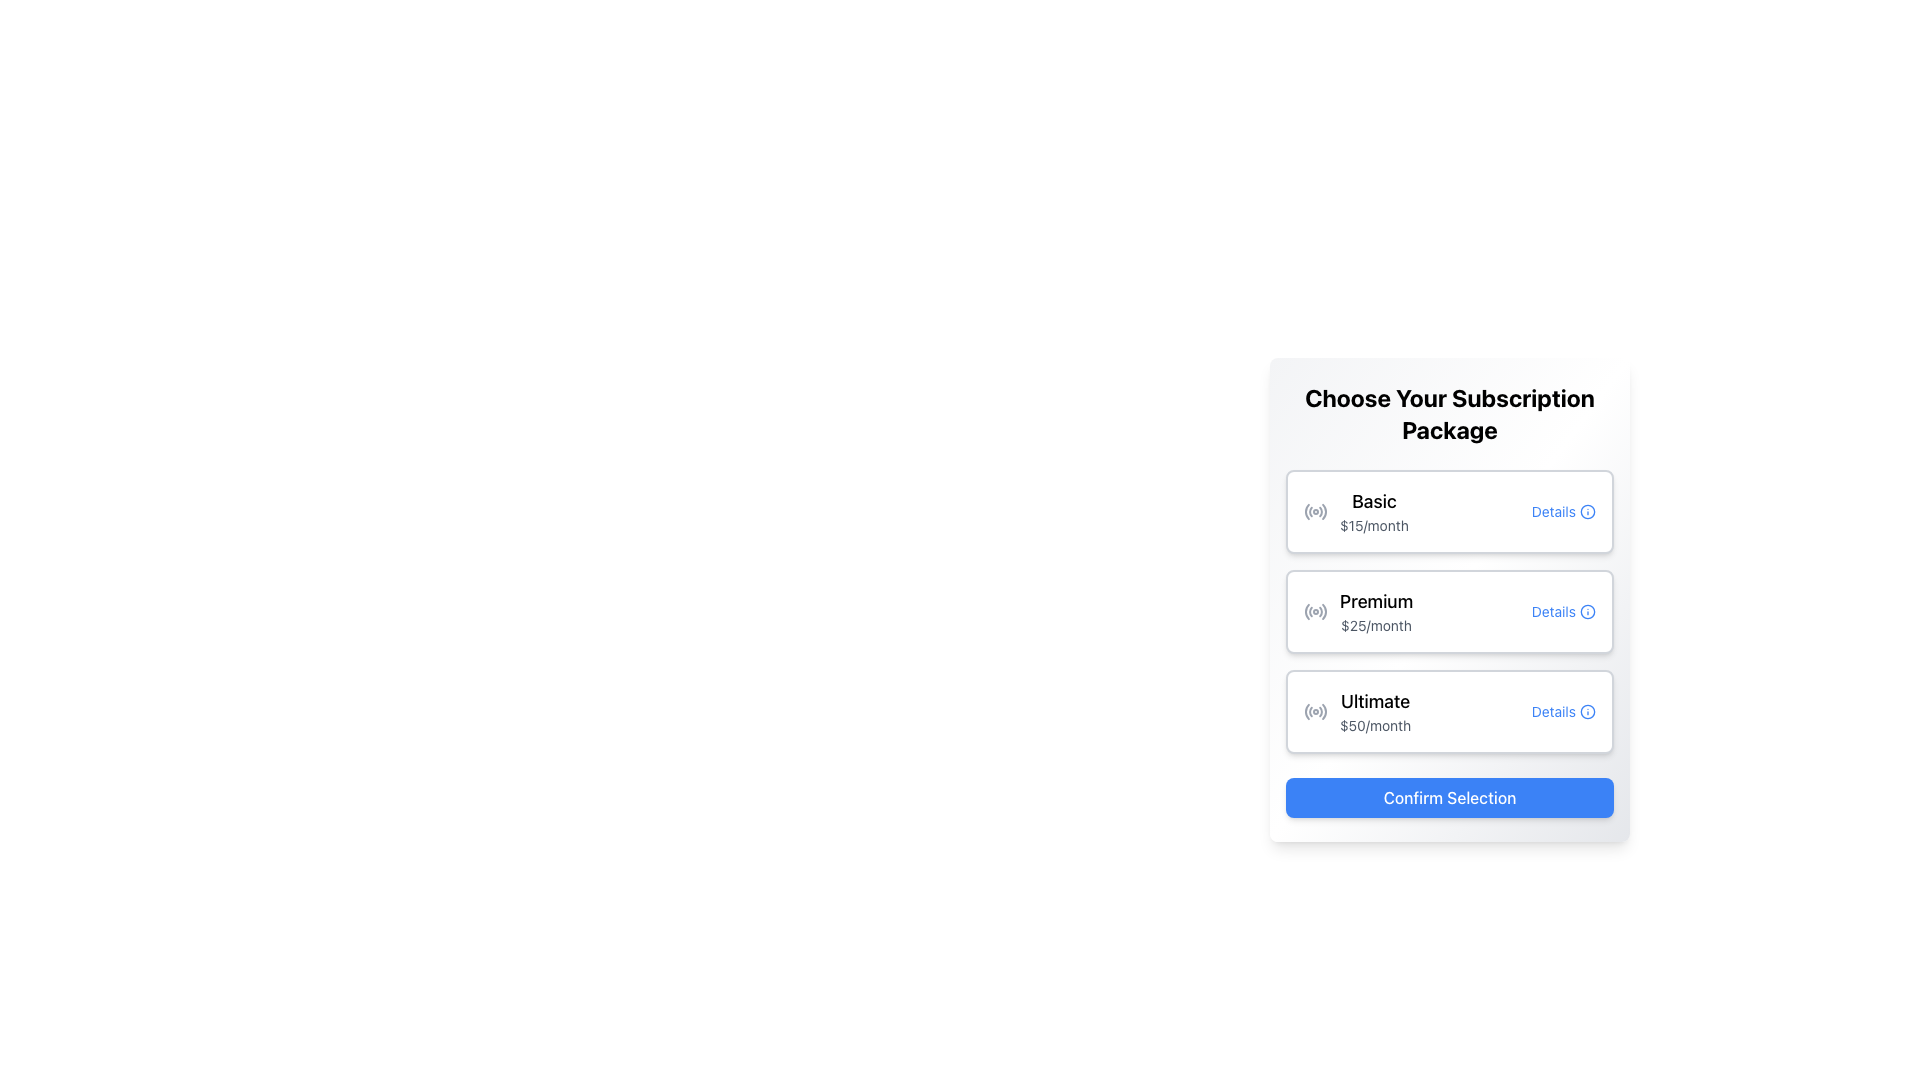  What do you see at coordinates (1587, 611) in the screenshot?
I see `the info icon located to the right of the 'Premium' subscription option within the 'Details' button` at bounding box center [1587, 611].